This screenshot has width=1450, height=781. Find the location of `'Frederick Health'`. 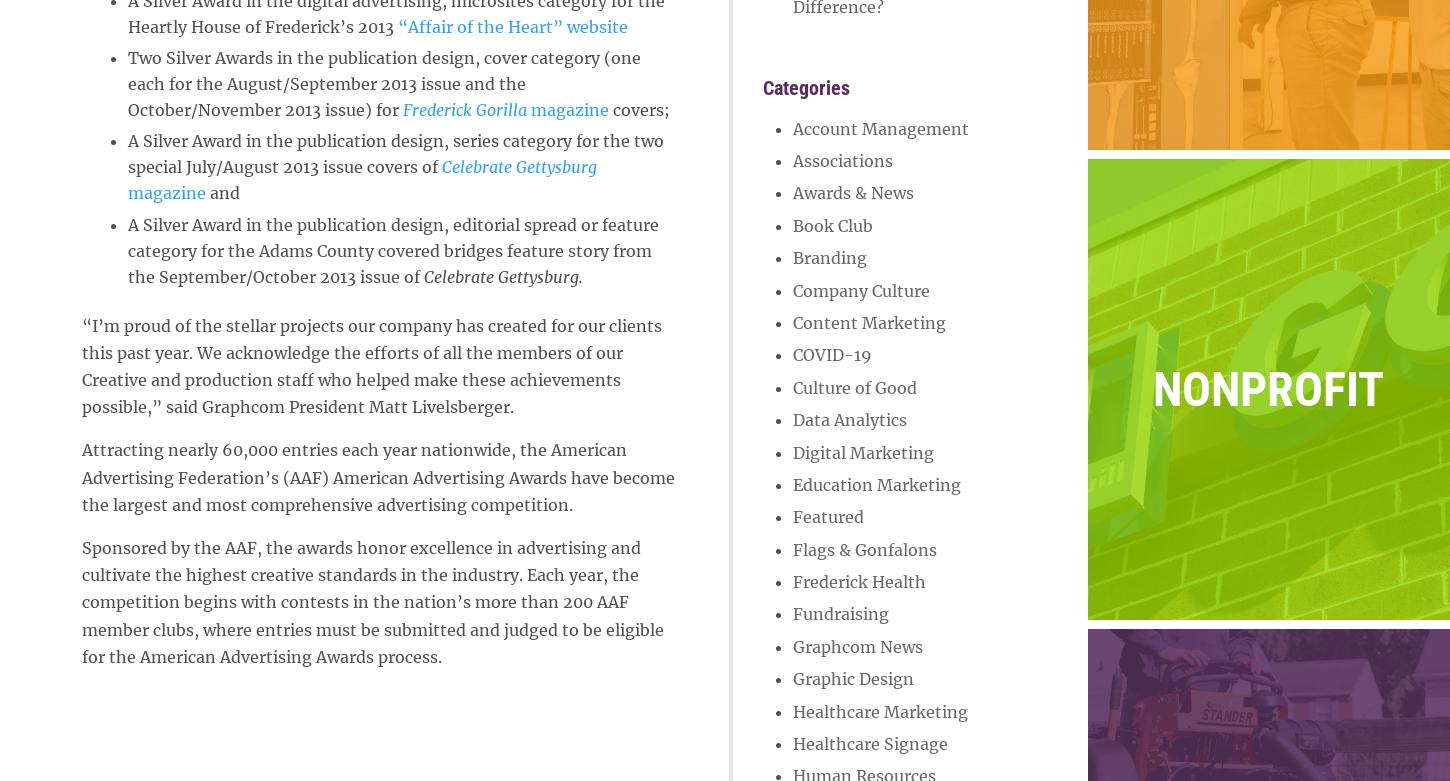

'Frederick Health' is located at coordinates (857, 582).